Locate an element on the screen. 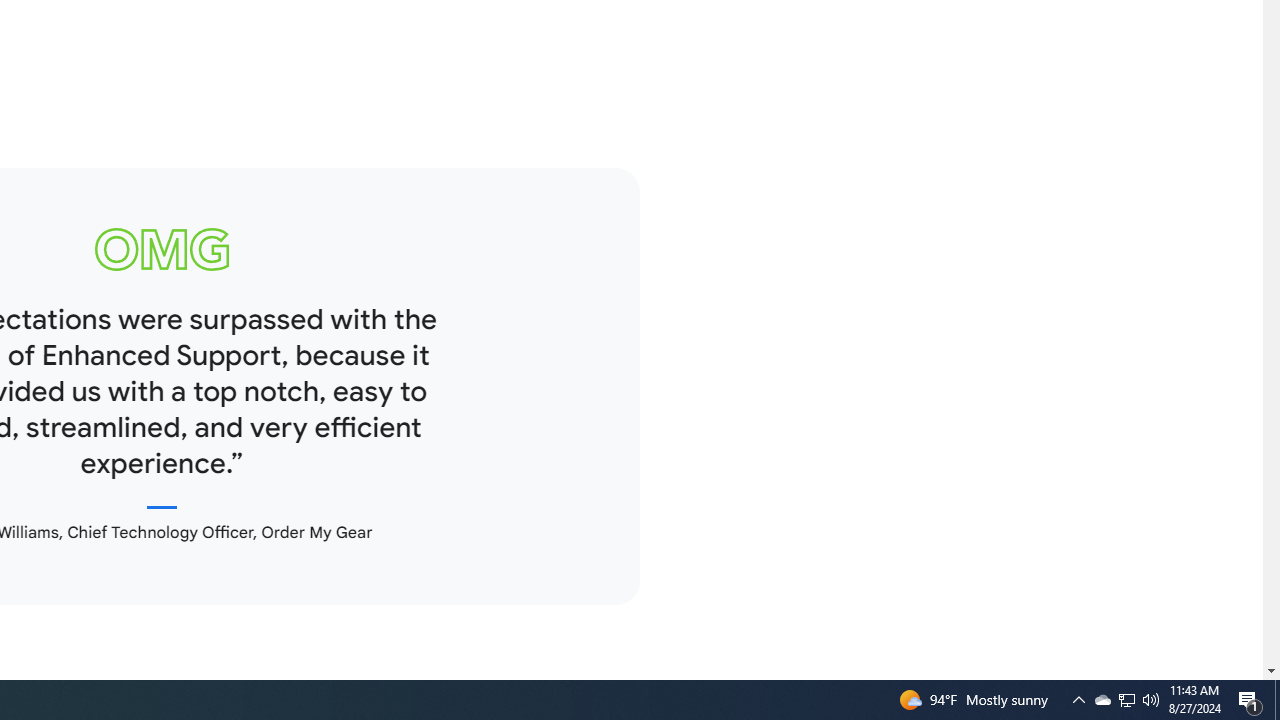  'omg logo' is located at coordinates (161, 248).